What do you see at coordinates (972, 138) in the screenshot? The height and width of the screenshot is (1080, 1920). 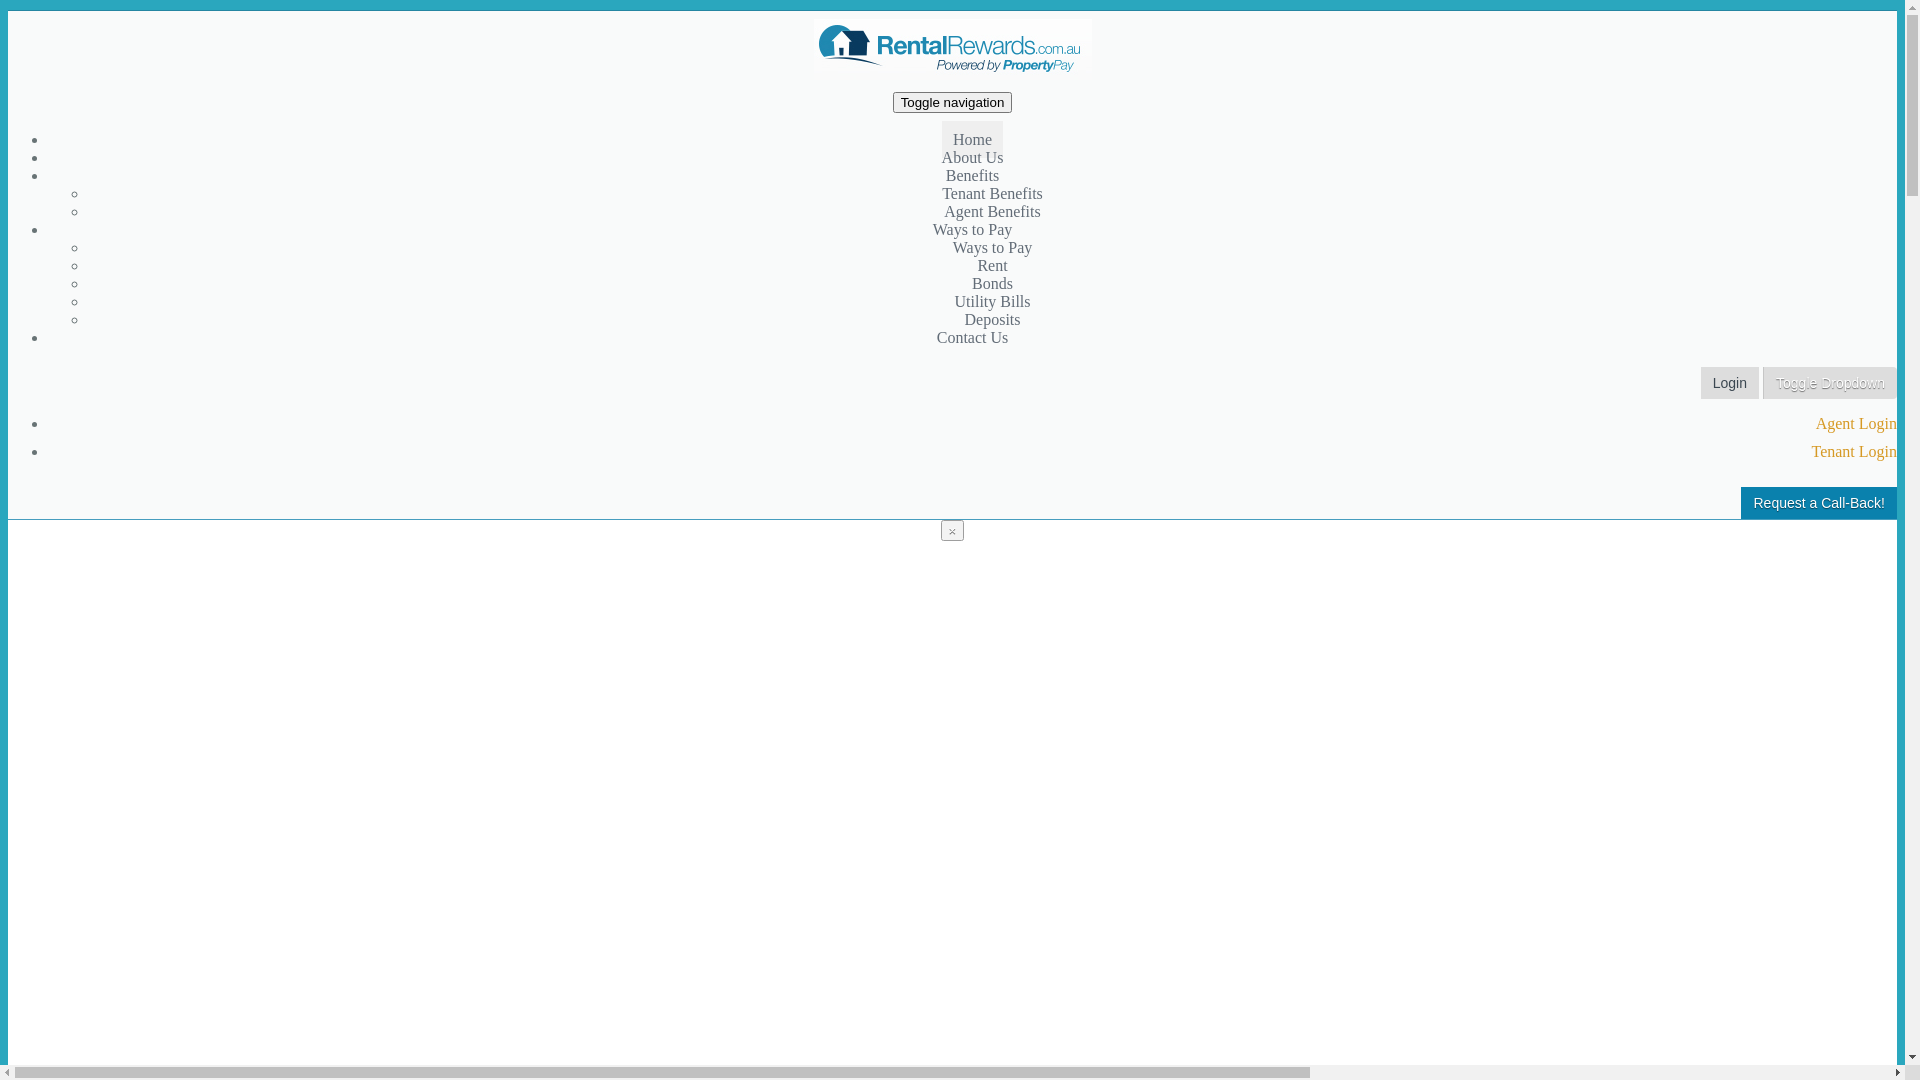 I see `'Home'` at bounding box center [972, 138].